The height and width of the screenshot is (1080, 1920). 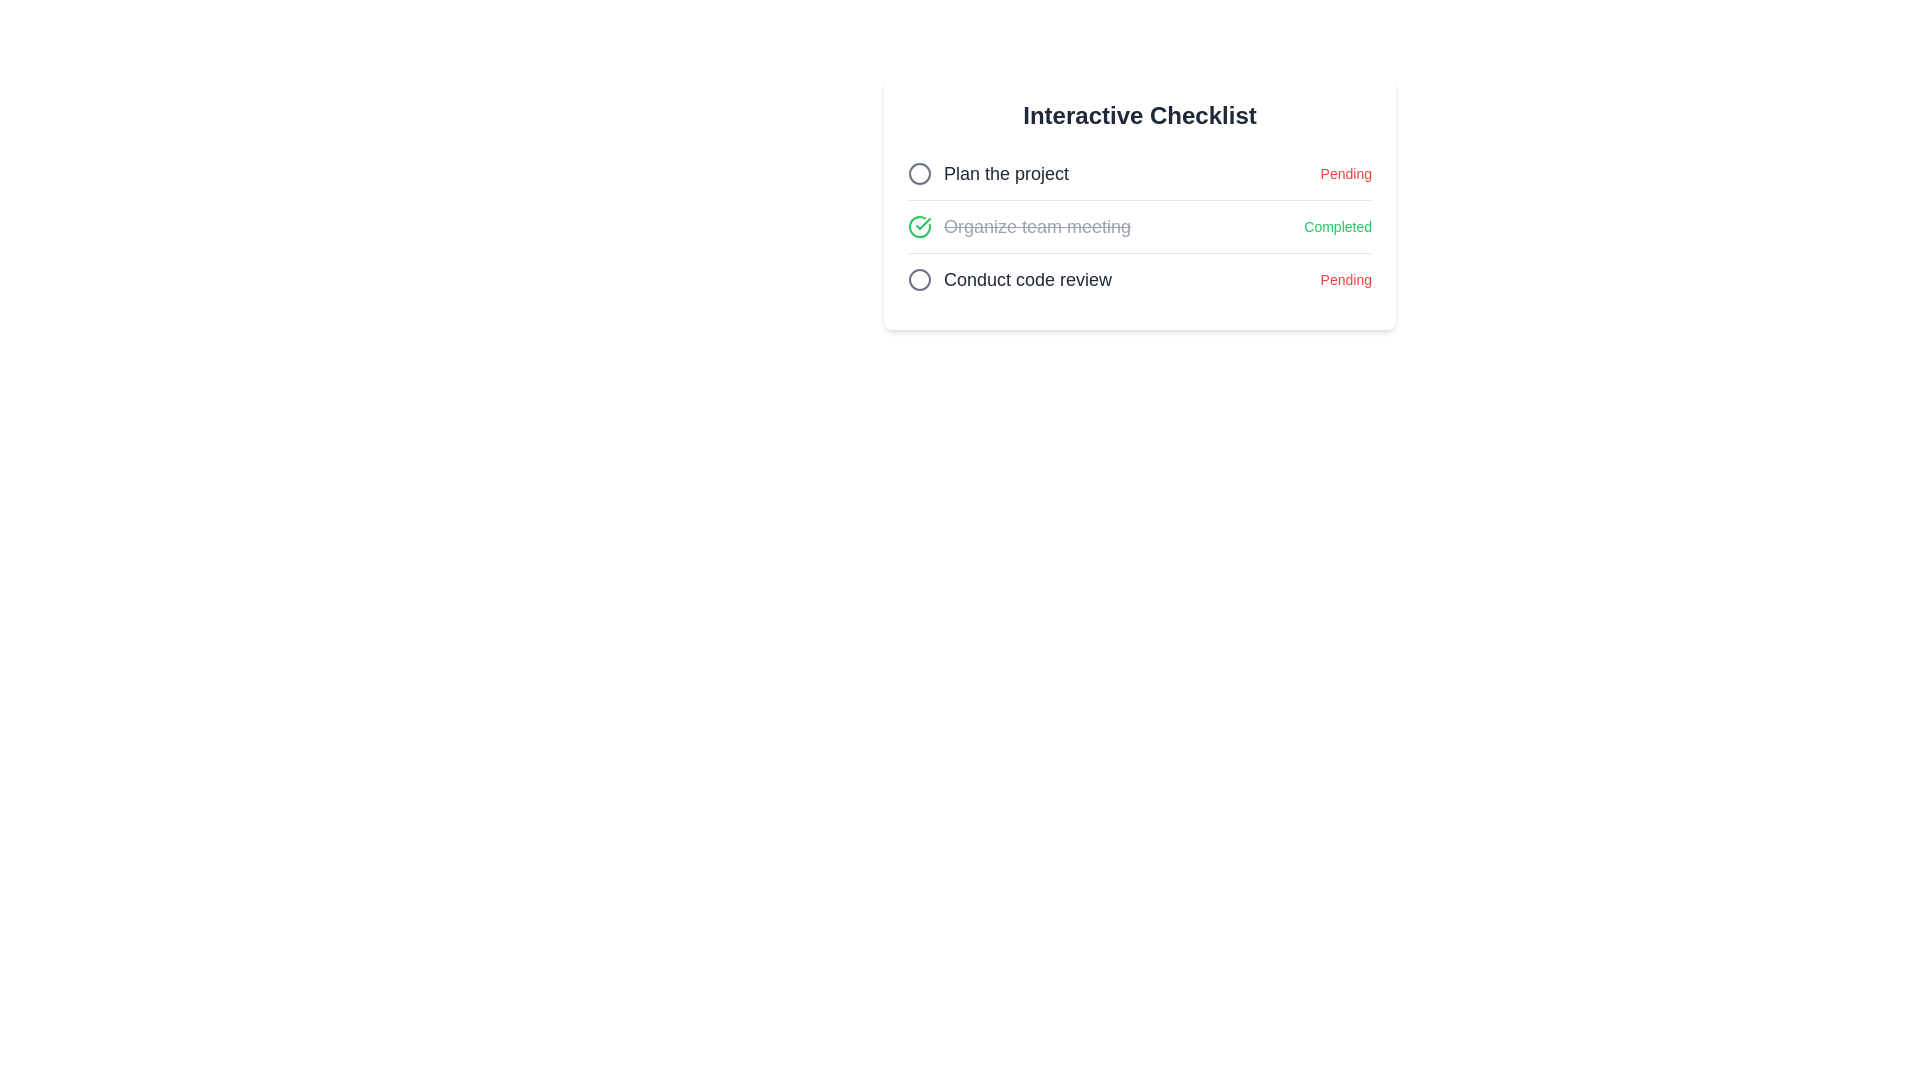 I want to click on the task list item that describes the task 'Conduct code review', so click(x=1010, y=280).